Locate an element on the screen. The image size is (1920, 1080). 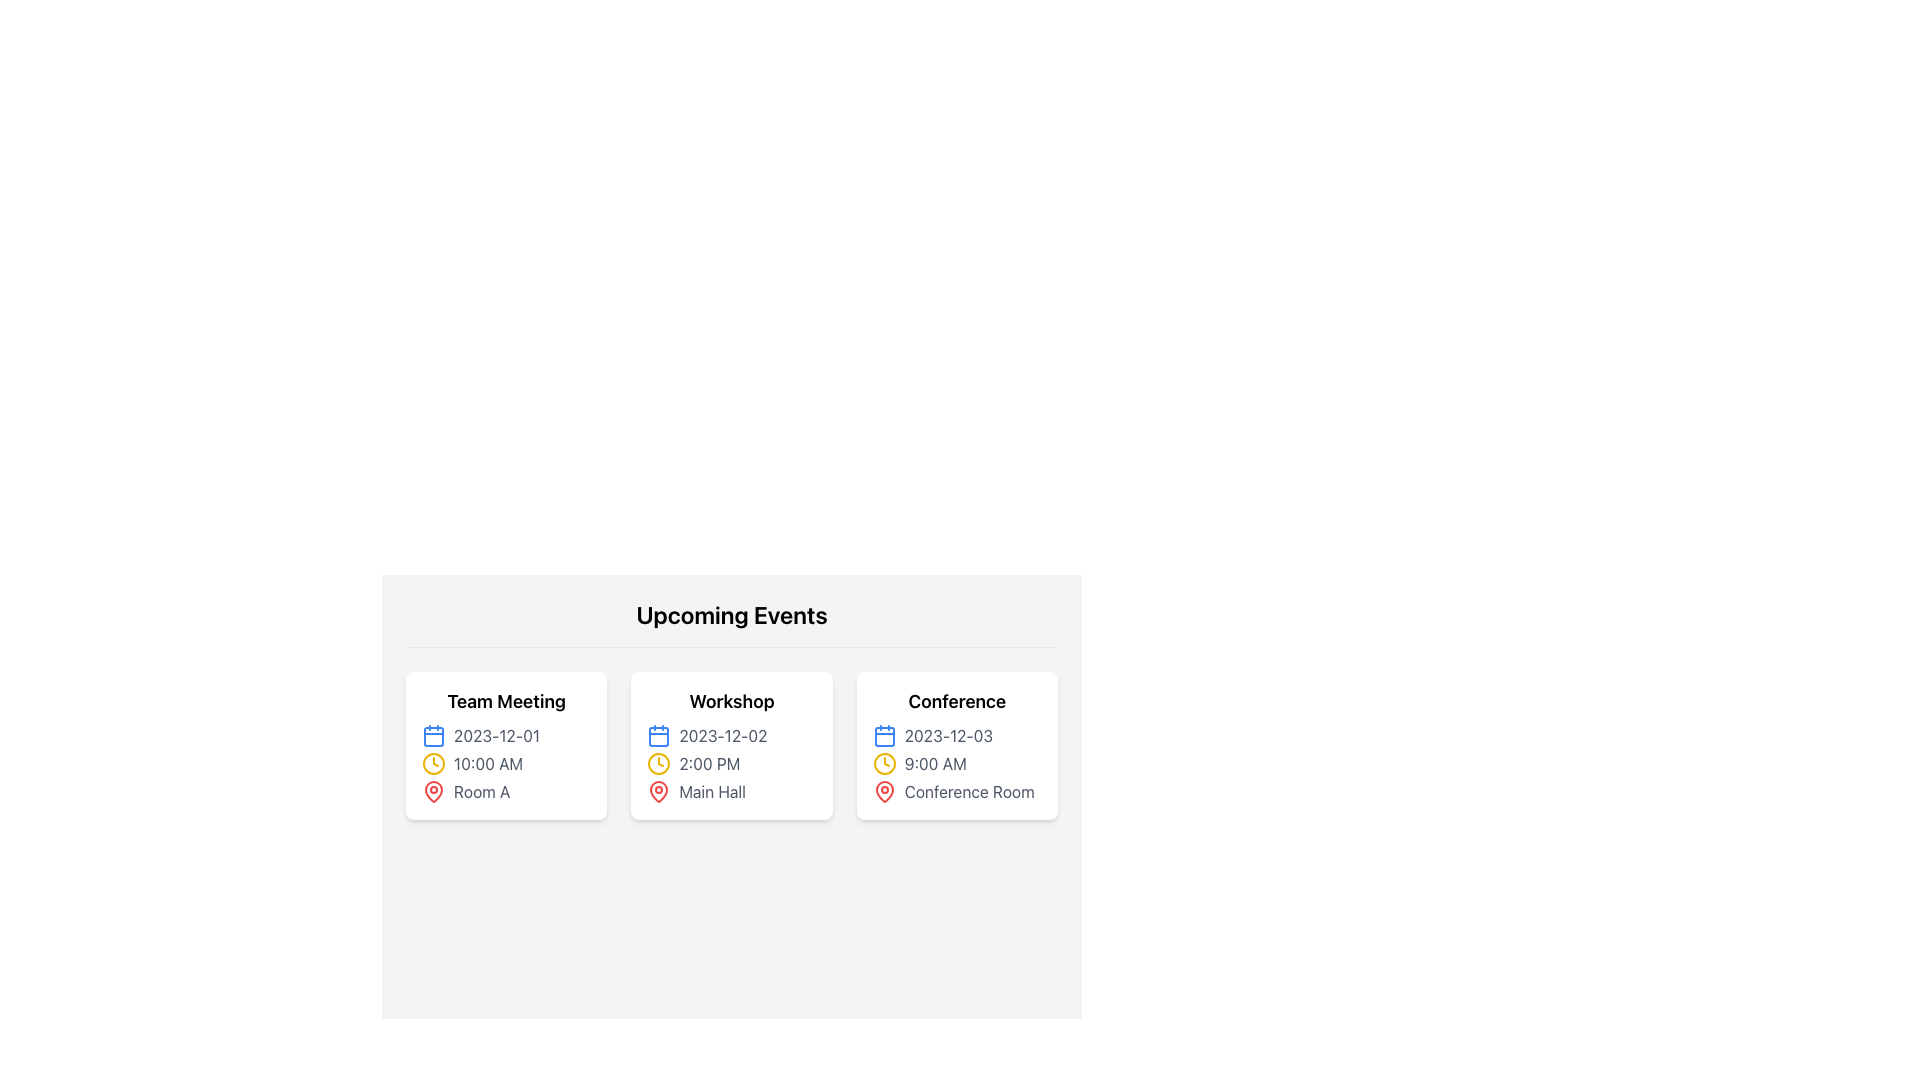
the symbolic indicator icon representing the 'Main Hall' location, which is located to the left of the 'Main Hall' text within the 'Workshop' card in the 'Upcoming Events' section is located at coordinates (659, 790).